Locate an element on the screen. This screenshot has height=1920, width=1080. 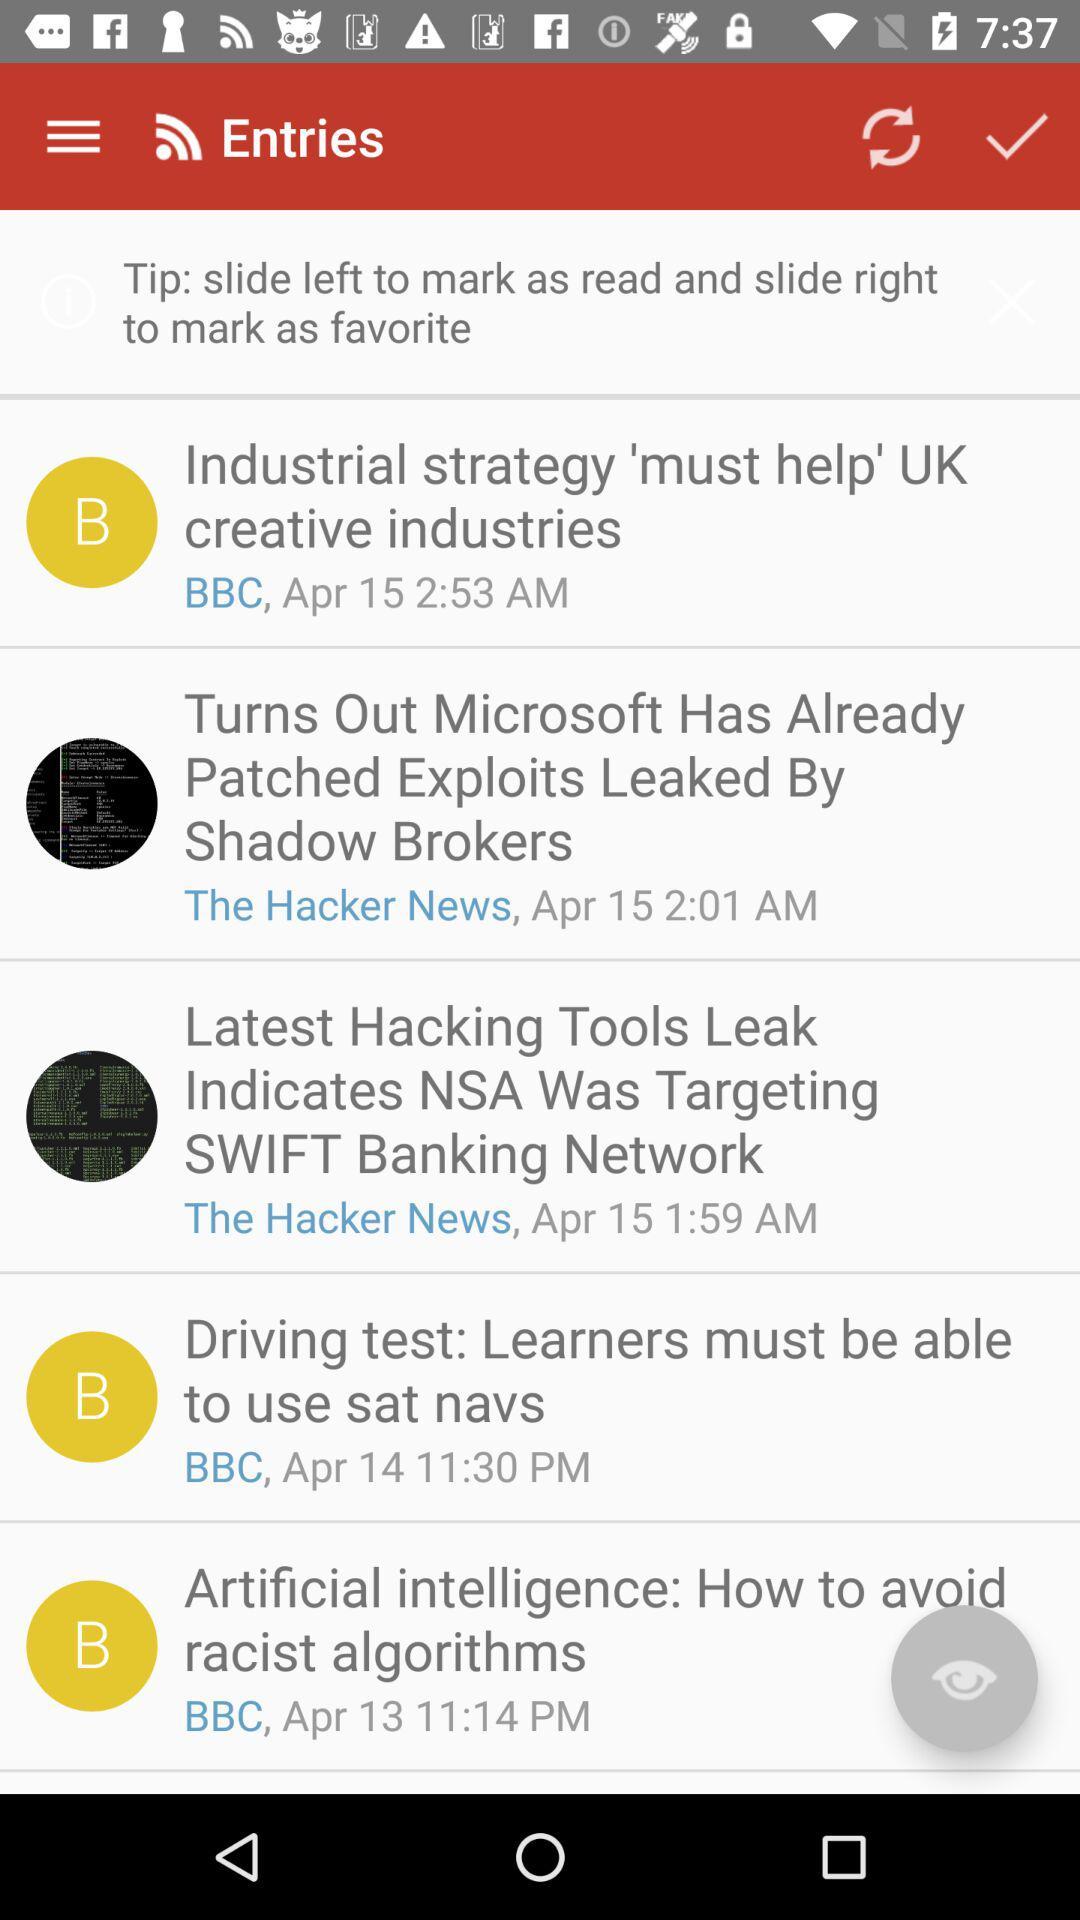
the latest hacking tools icon is located at coordinates (611, 1086).